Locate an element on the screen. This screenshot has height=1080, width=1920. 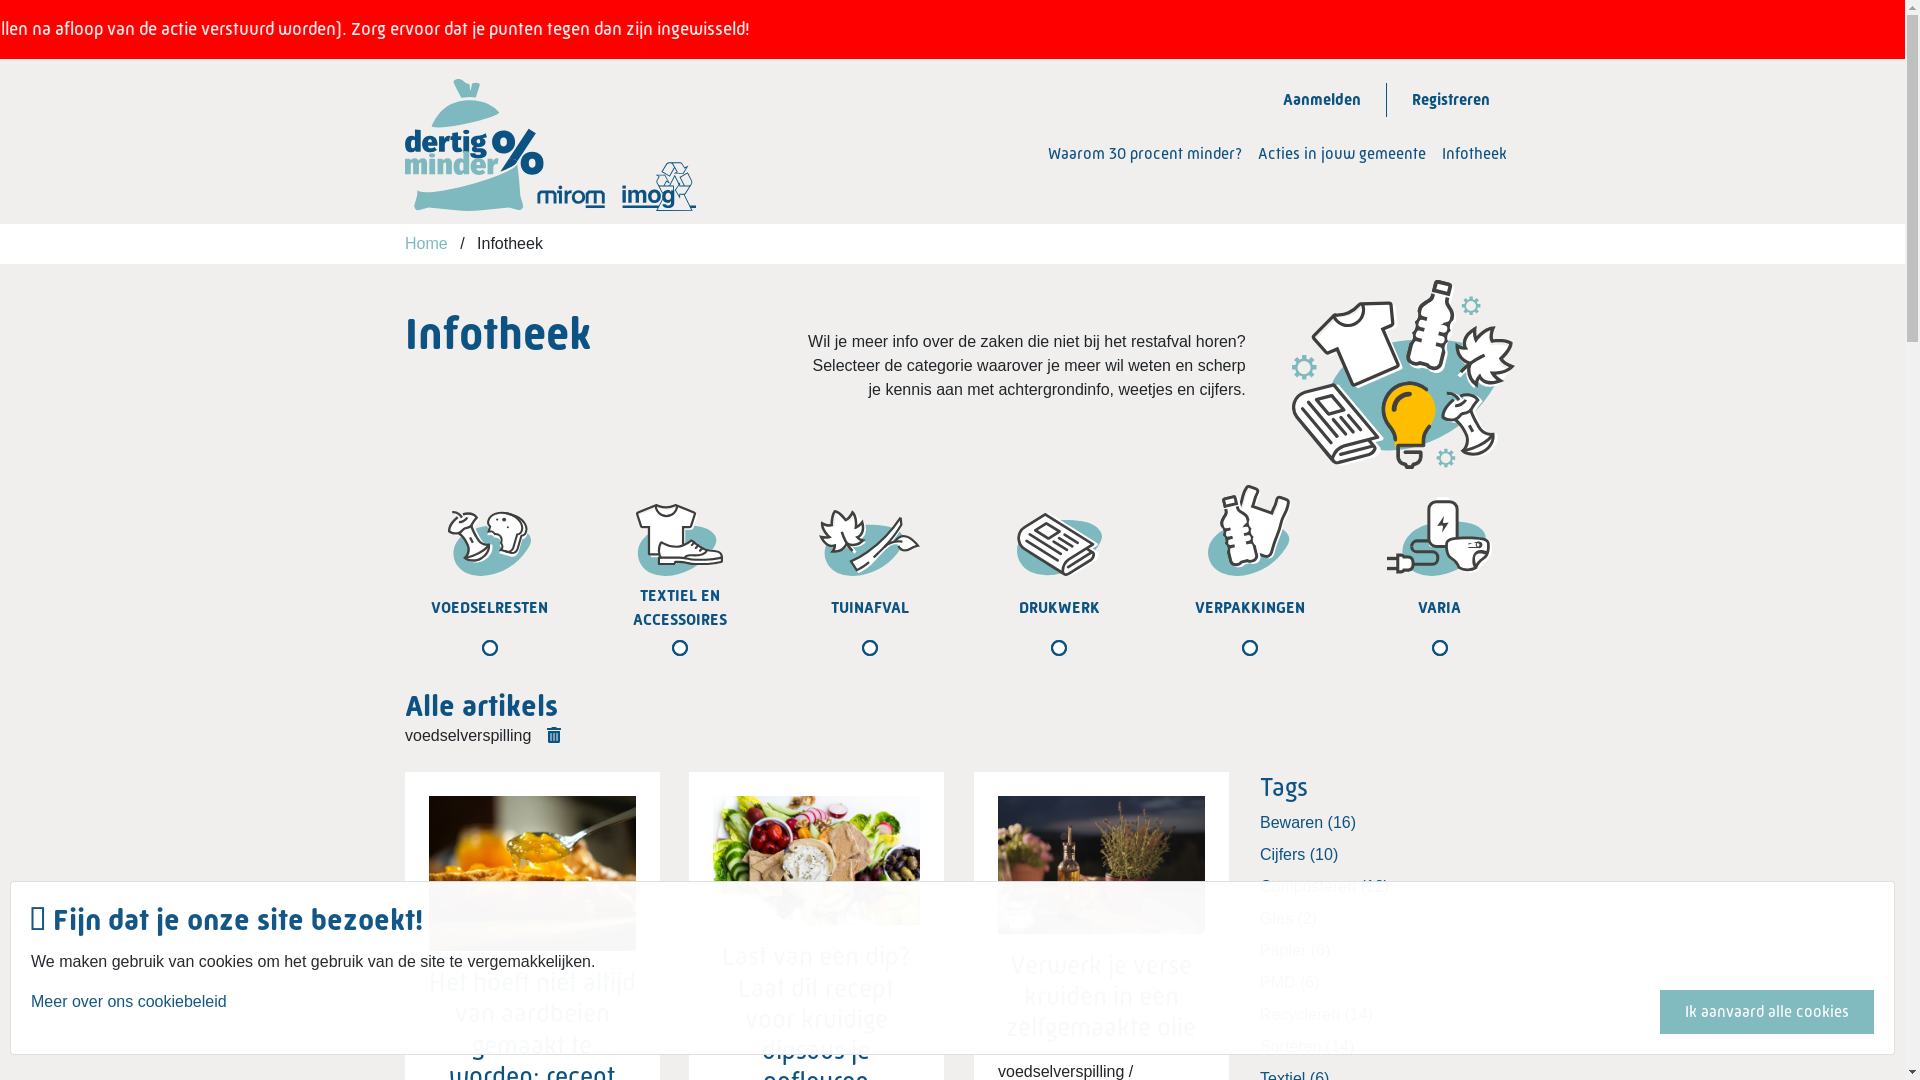
'Registreren' is located at coordinates (1450, 100).